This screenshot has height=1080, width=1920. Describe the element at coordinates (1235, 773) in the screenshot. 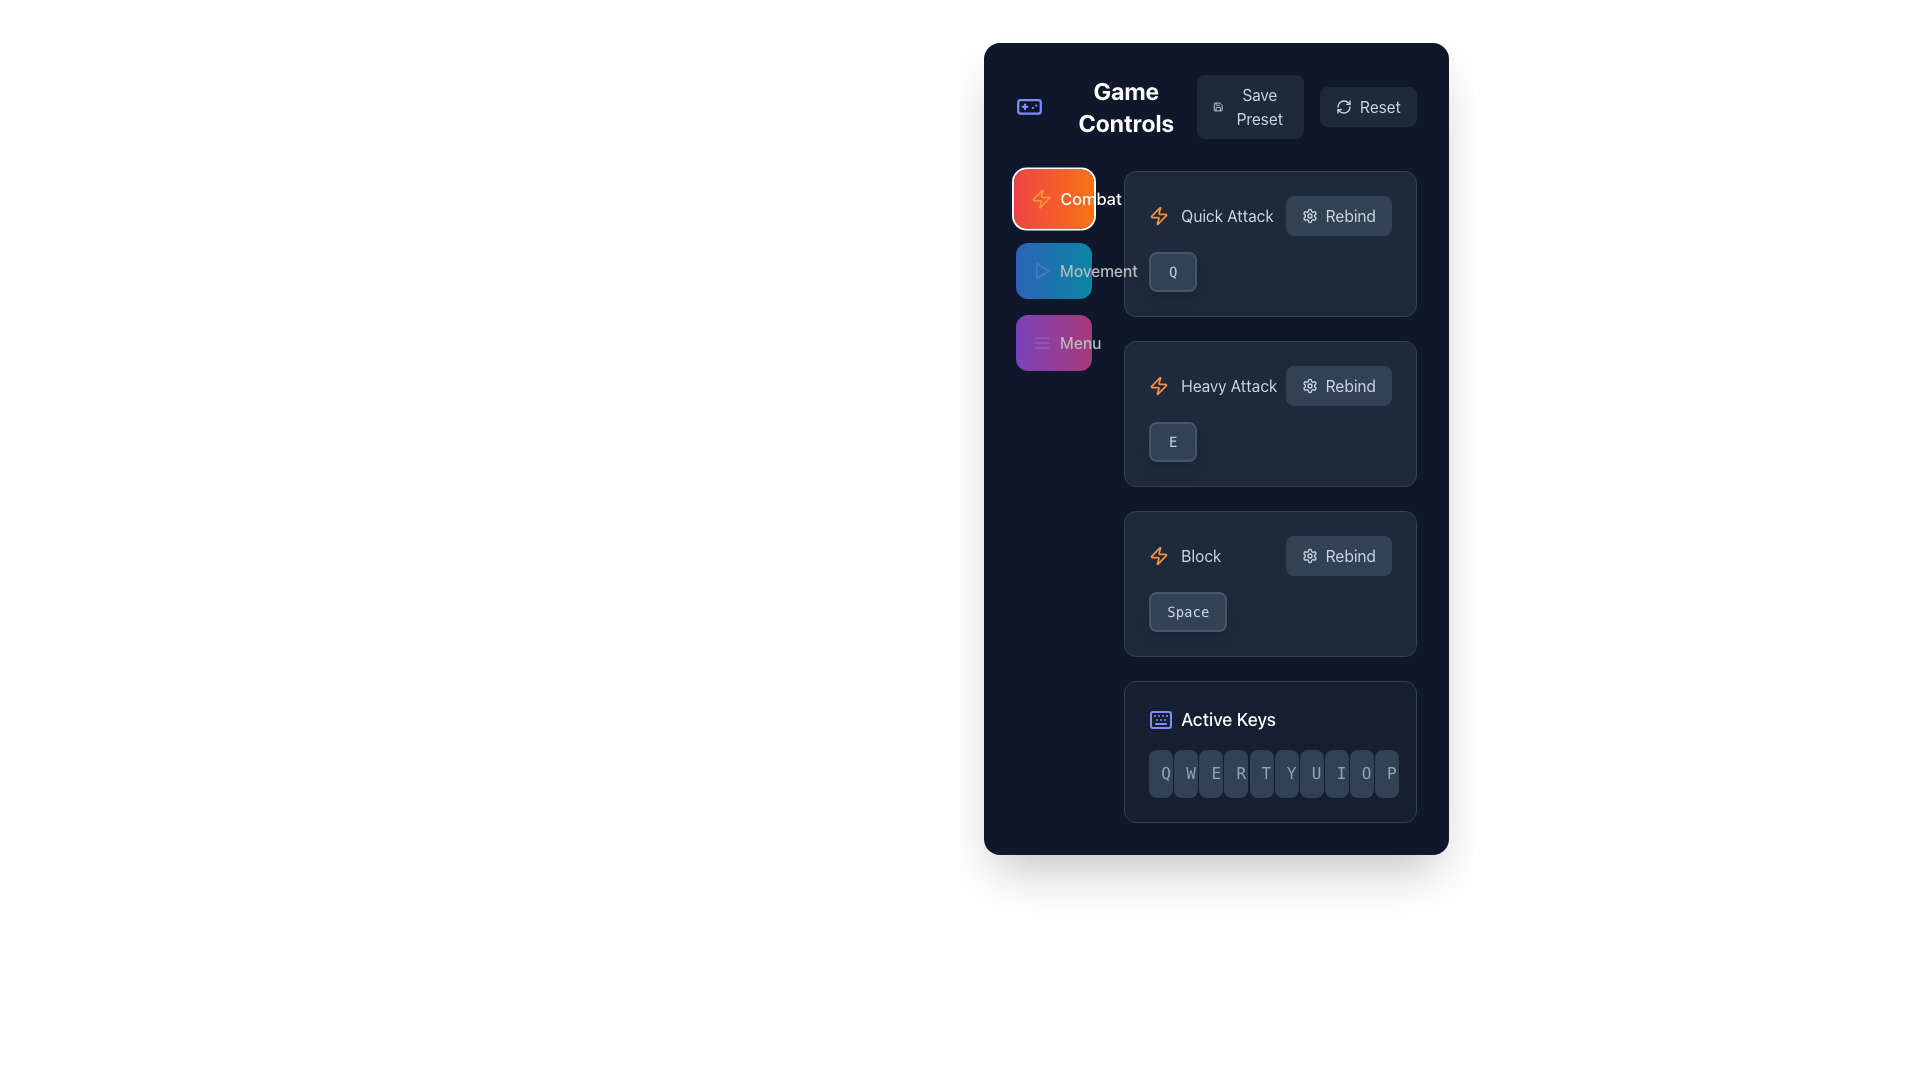

I see `the rectangular button with rounded corners labeled 'R' located in the grid of buttons in the 'Active Keys' section, positioned between buttons 'E' and 'T'` at that location.